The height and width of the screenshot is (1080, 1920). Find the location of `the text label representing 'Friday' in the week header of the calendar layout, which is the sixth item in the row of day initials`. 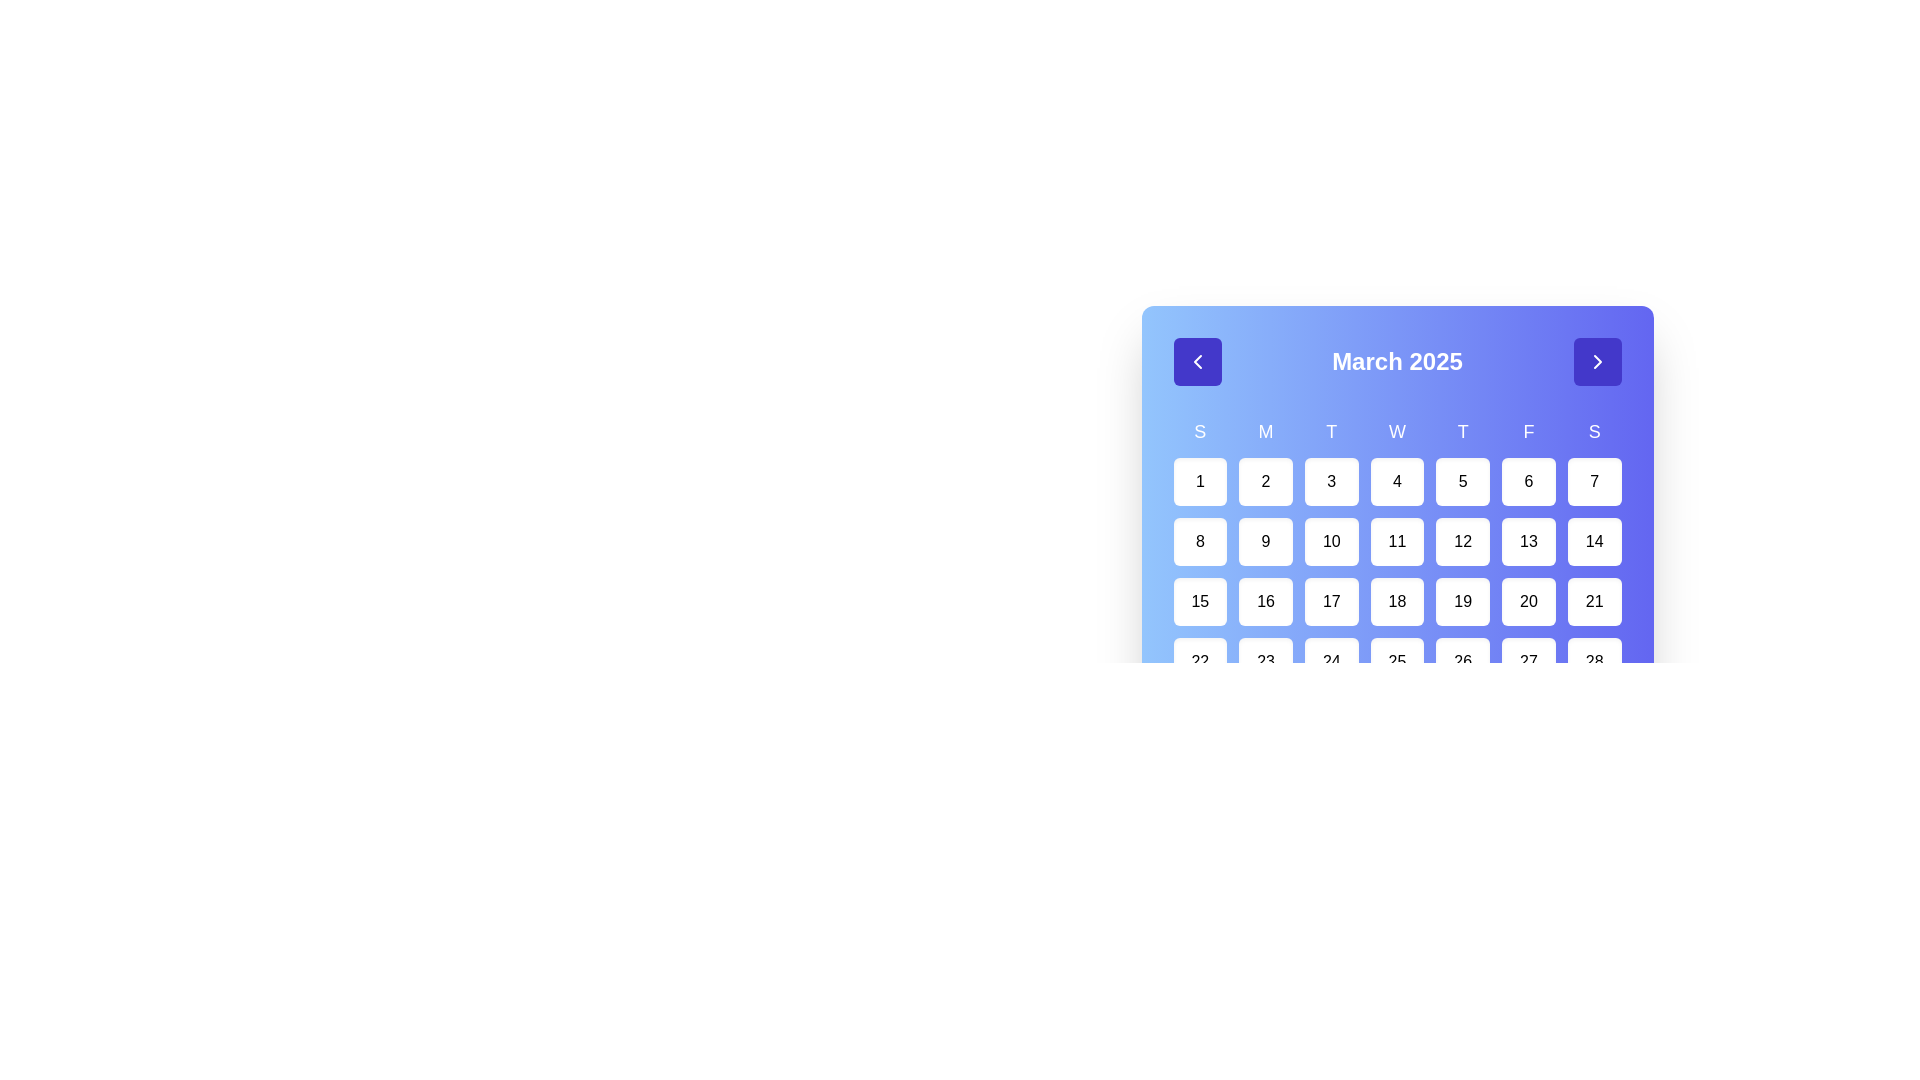

the text label representing 'Friday' in the week header of the calendar layout, which is the sixth item in the row of day initials is located at coordinates (1527, 431).